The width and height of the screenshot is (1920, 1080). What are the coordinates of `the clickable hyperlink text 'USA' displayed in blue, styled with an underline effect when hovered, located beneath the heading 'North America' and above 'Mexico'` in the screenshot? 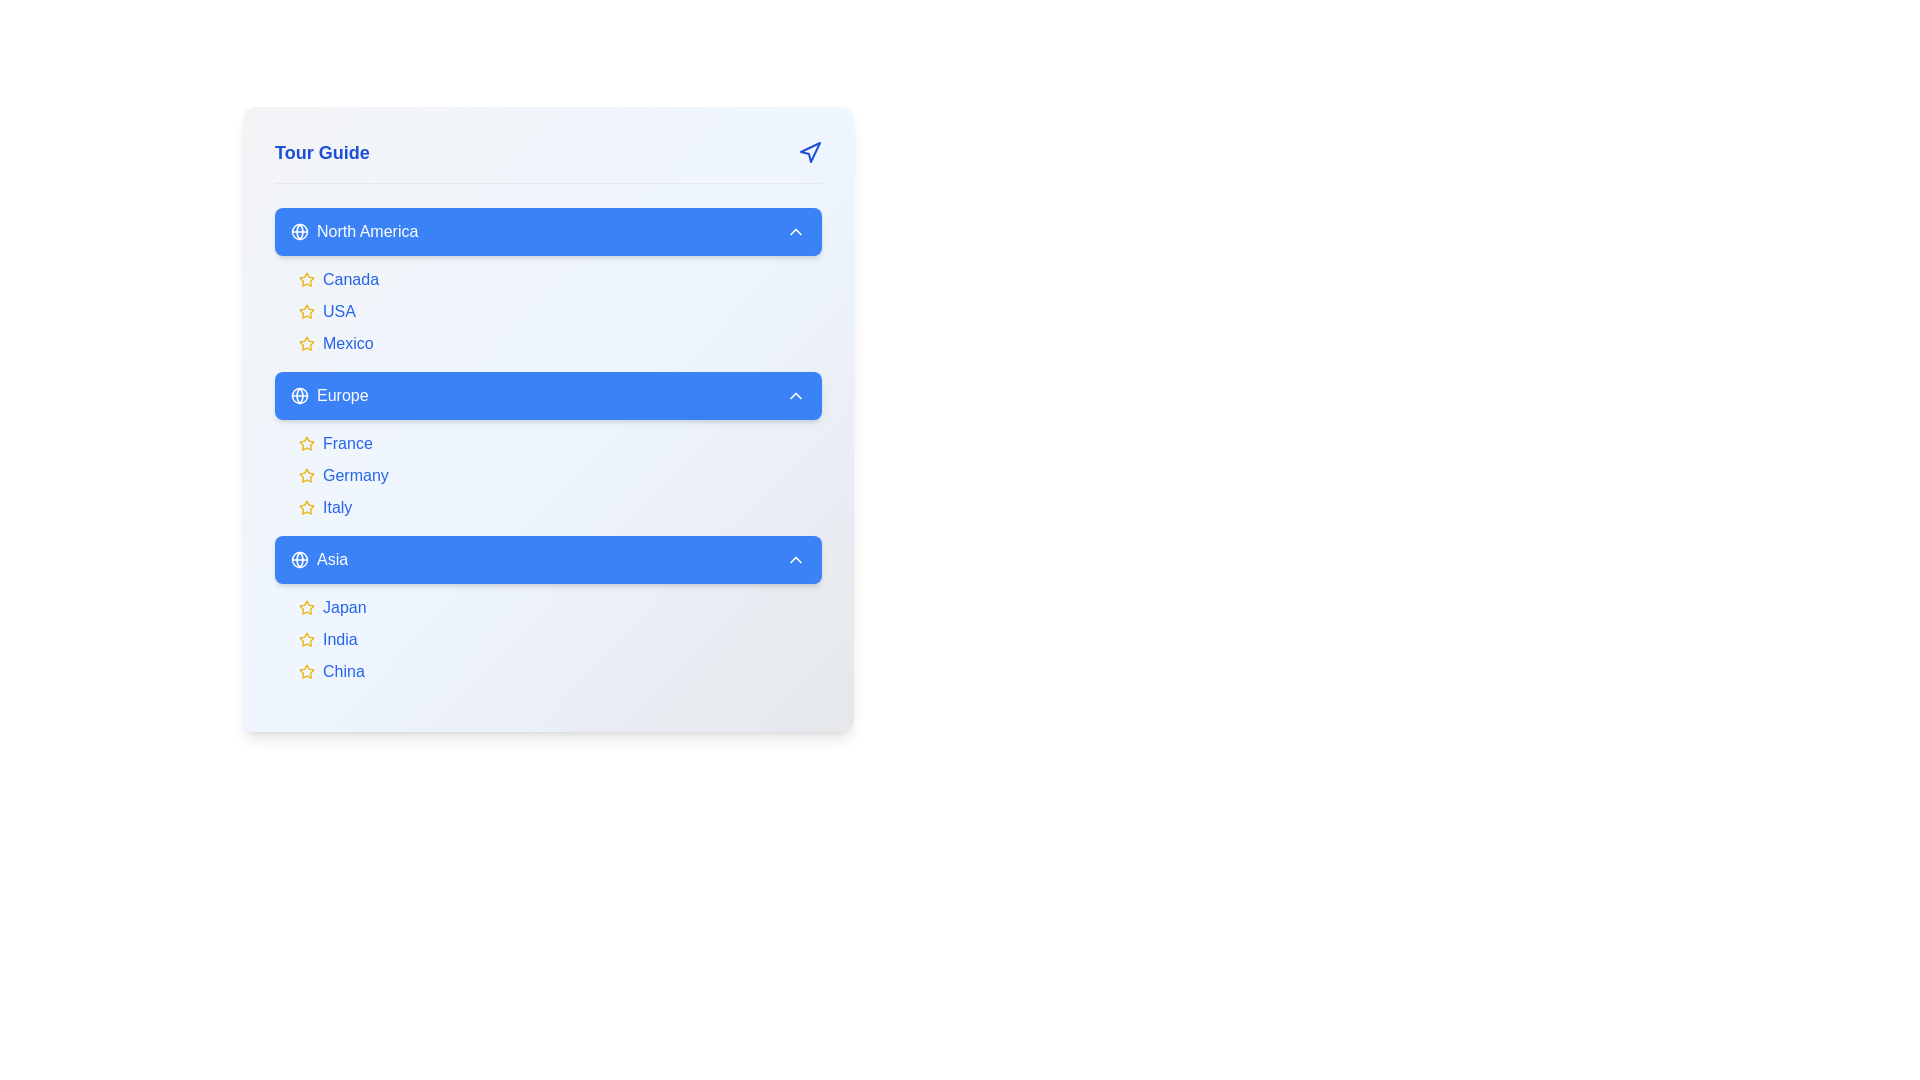 It's located at (339, 312).